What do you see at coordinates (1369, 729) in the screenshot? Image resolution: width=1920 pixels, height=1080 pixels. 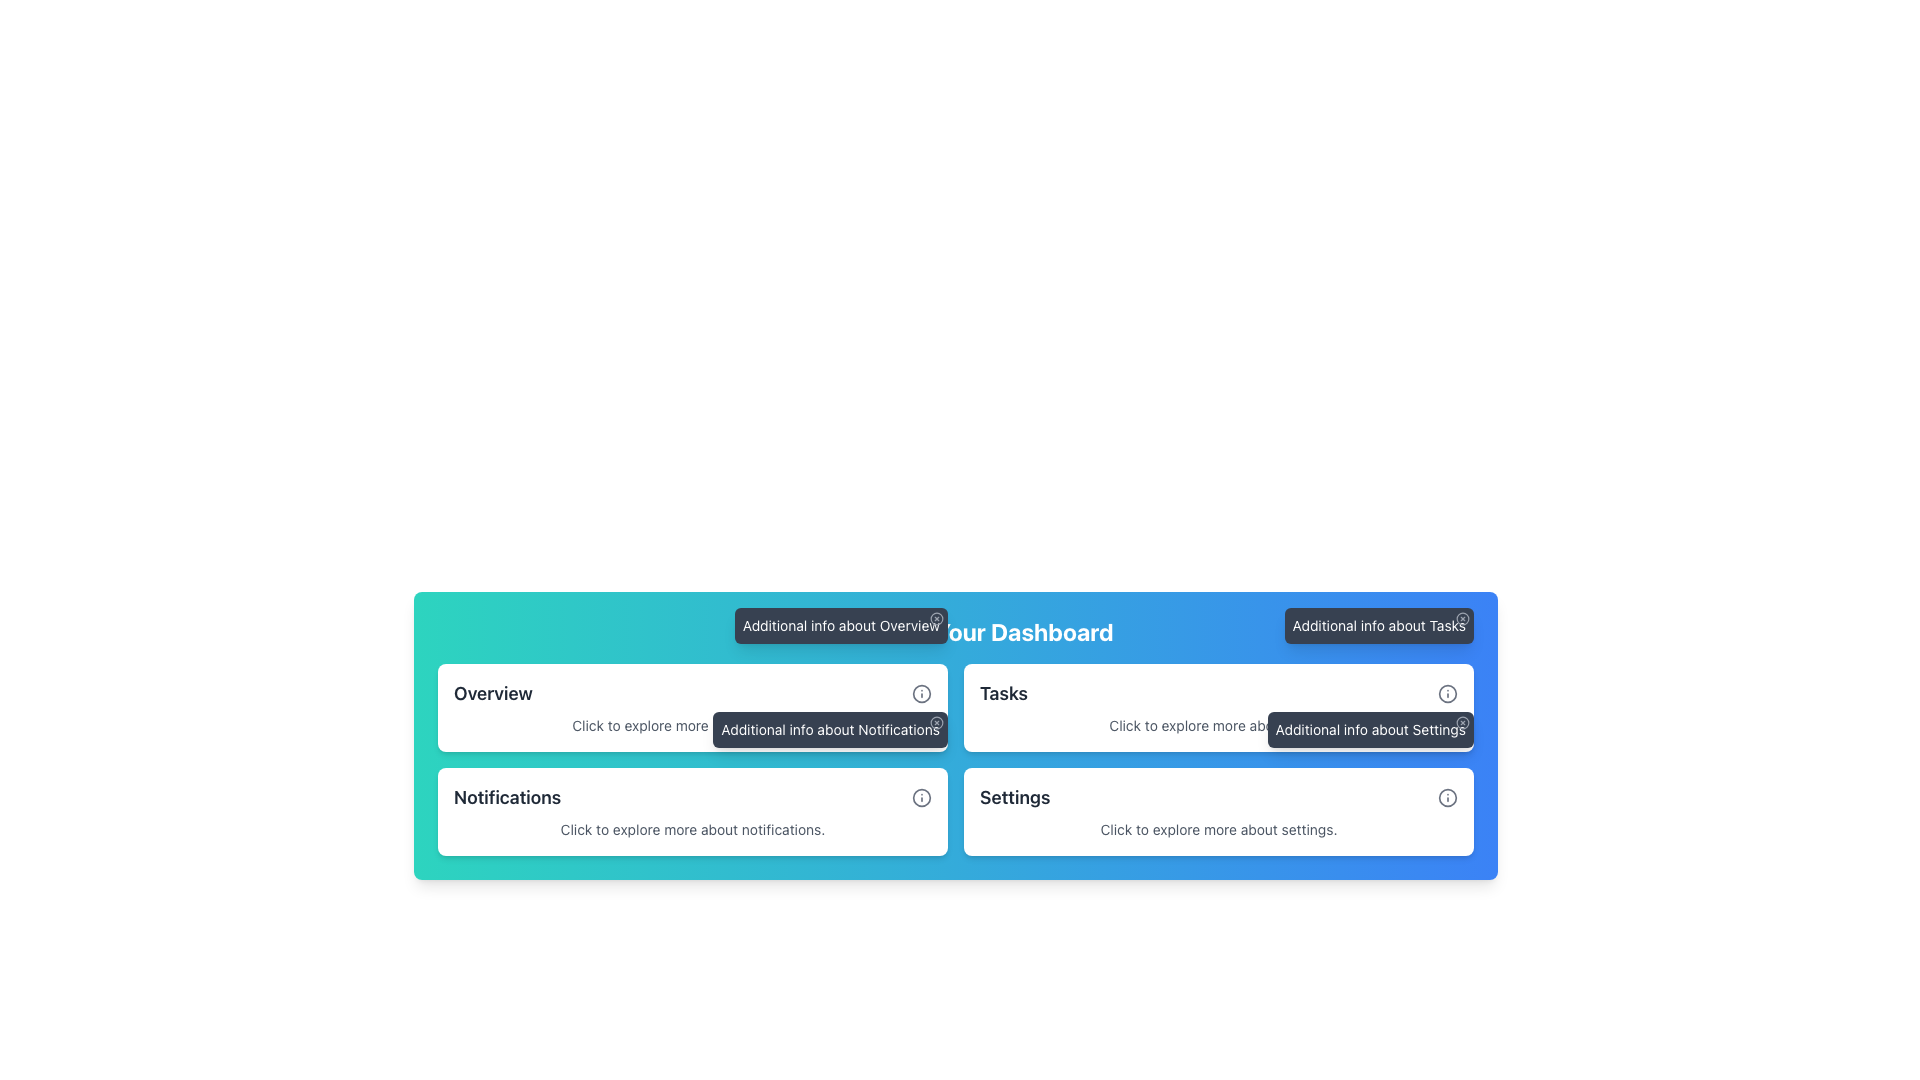 I see `the 'X' icon located in the Tooltip above the 'Settings' section` at bounding box center [1369, 729].